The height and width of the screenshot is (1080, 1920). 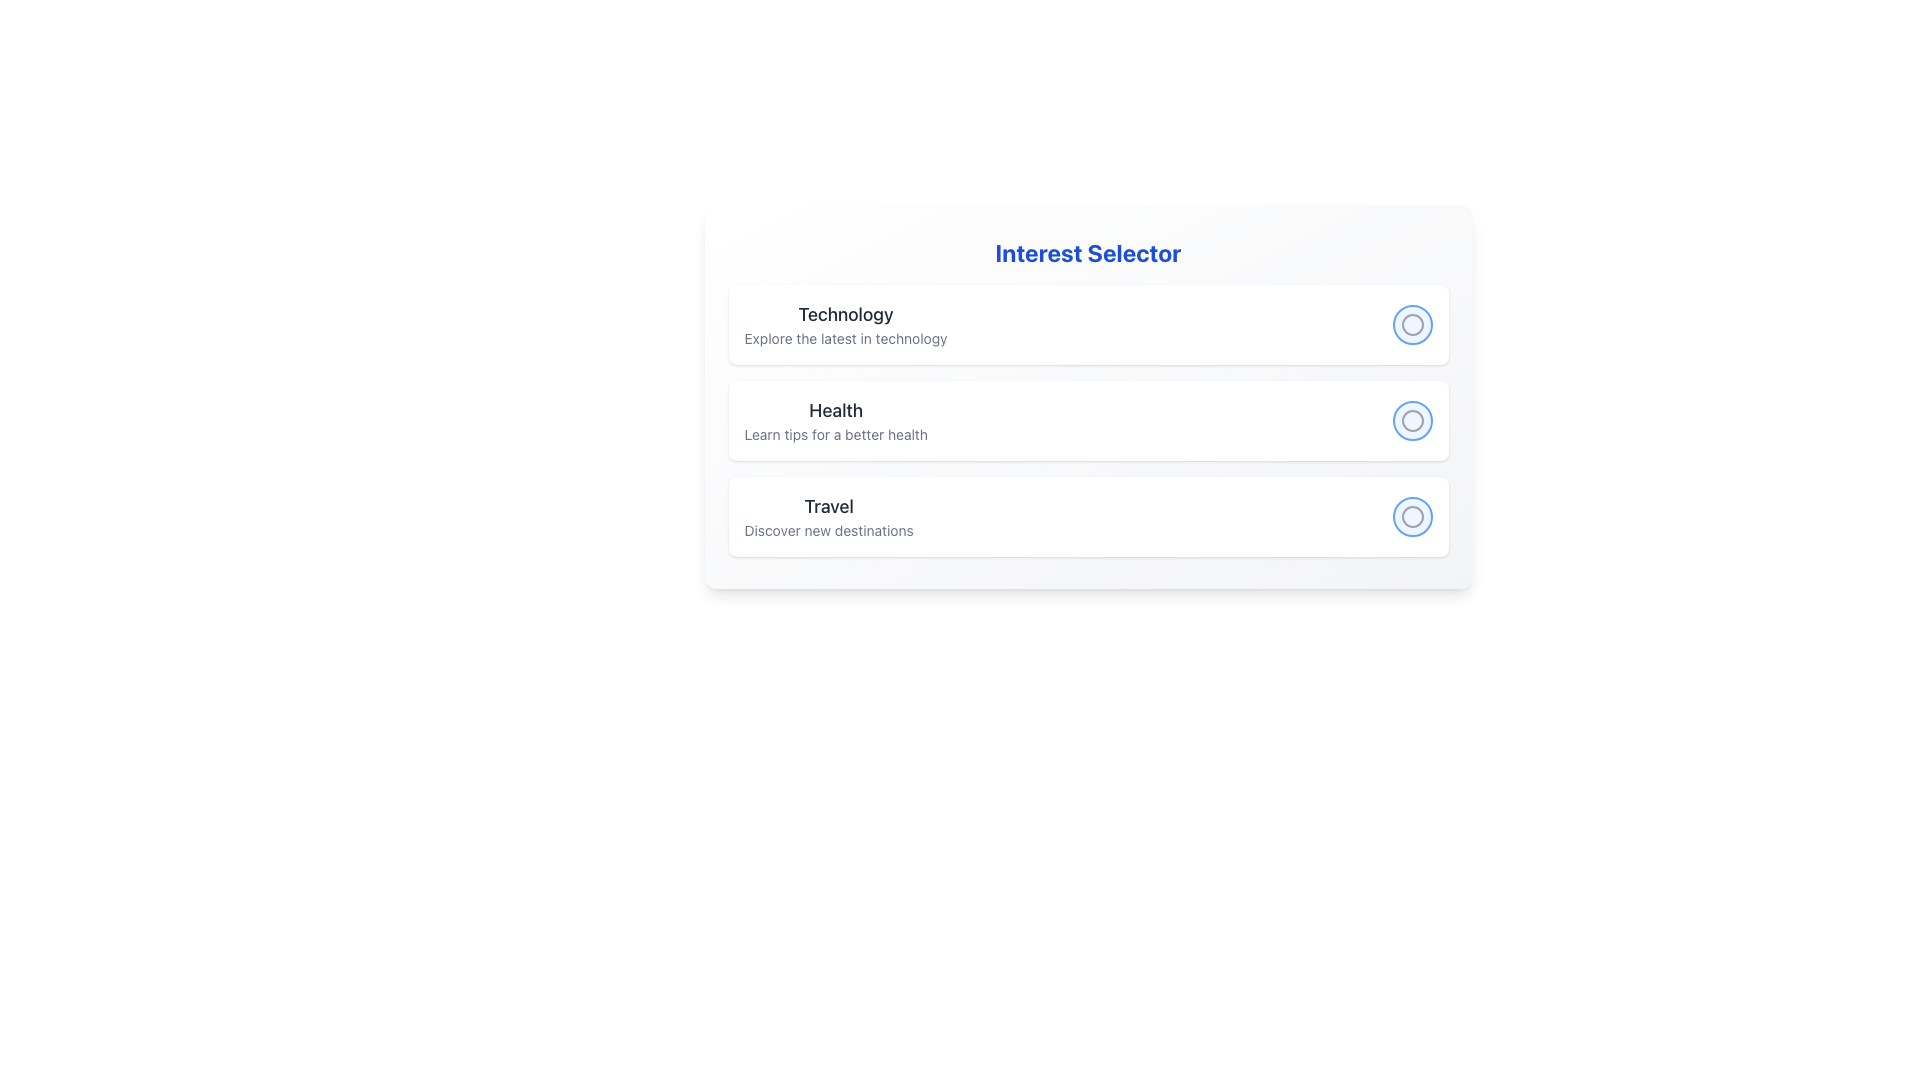 What do you see at coordinates (1087, 397) in the screenshot?
I see `the 'Health' Selection card in the Interest Selector, which is the second card in a vertical list of three options` at bounding box center [1087, 397].